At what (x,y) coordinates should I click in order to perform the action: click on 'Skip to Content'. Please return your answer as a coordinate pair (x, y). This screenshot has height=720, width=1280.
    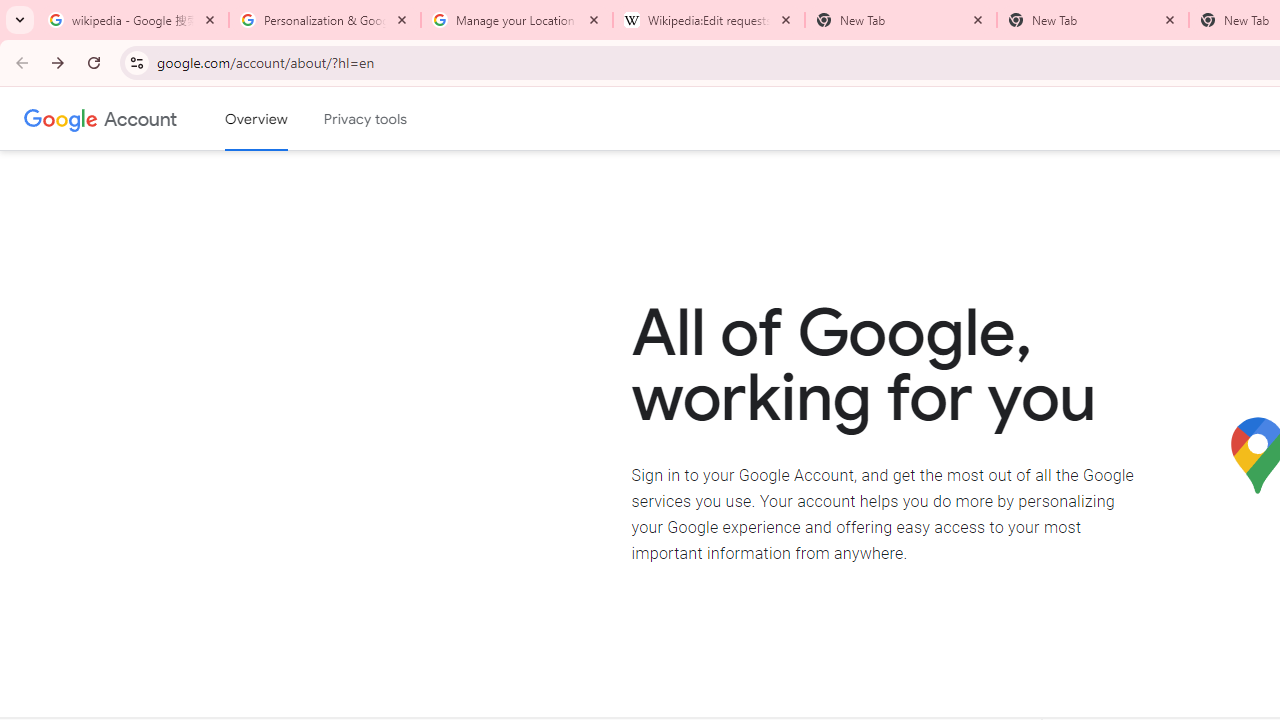
    Looking at the image, I should click on (284, 116).